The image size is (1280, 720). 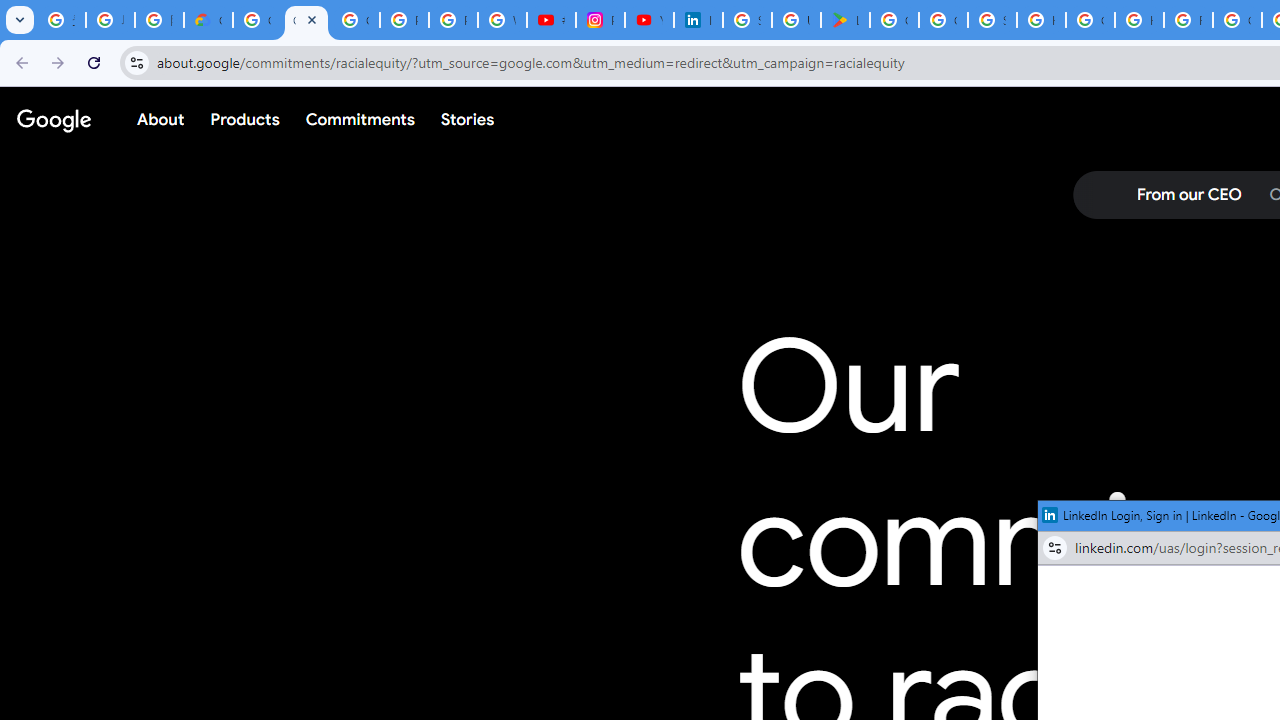 What do you see at coordinates (466, 119) in the screenshot?
I see `'Stories'` at bounding box center [466, 119].